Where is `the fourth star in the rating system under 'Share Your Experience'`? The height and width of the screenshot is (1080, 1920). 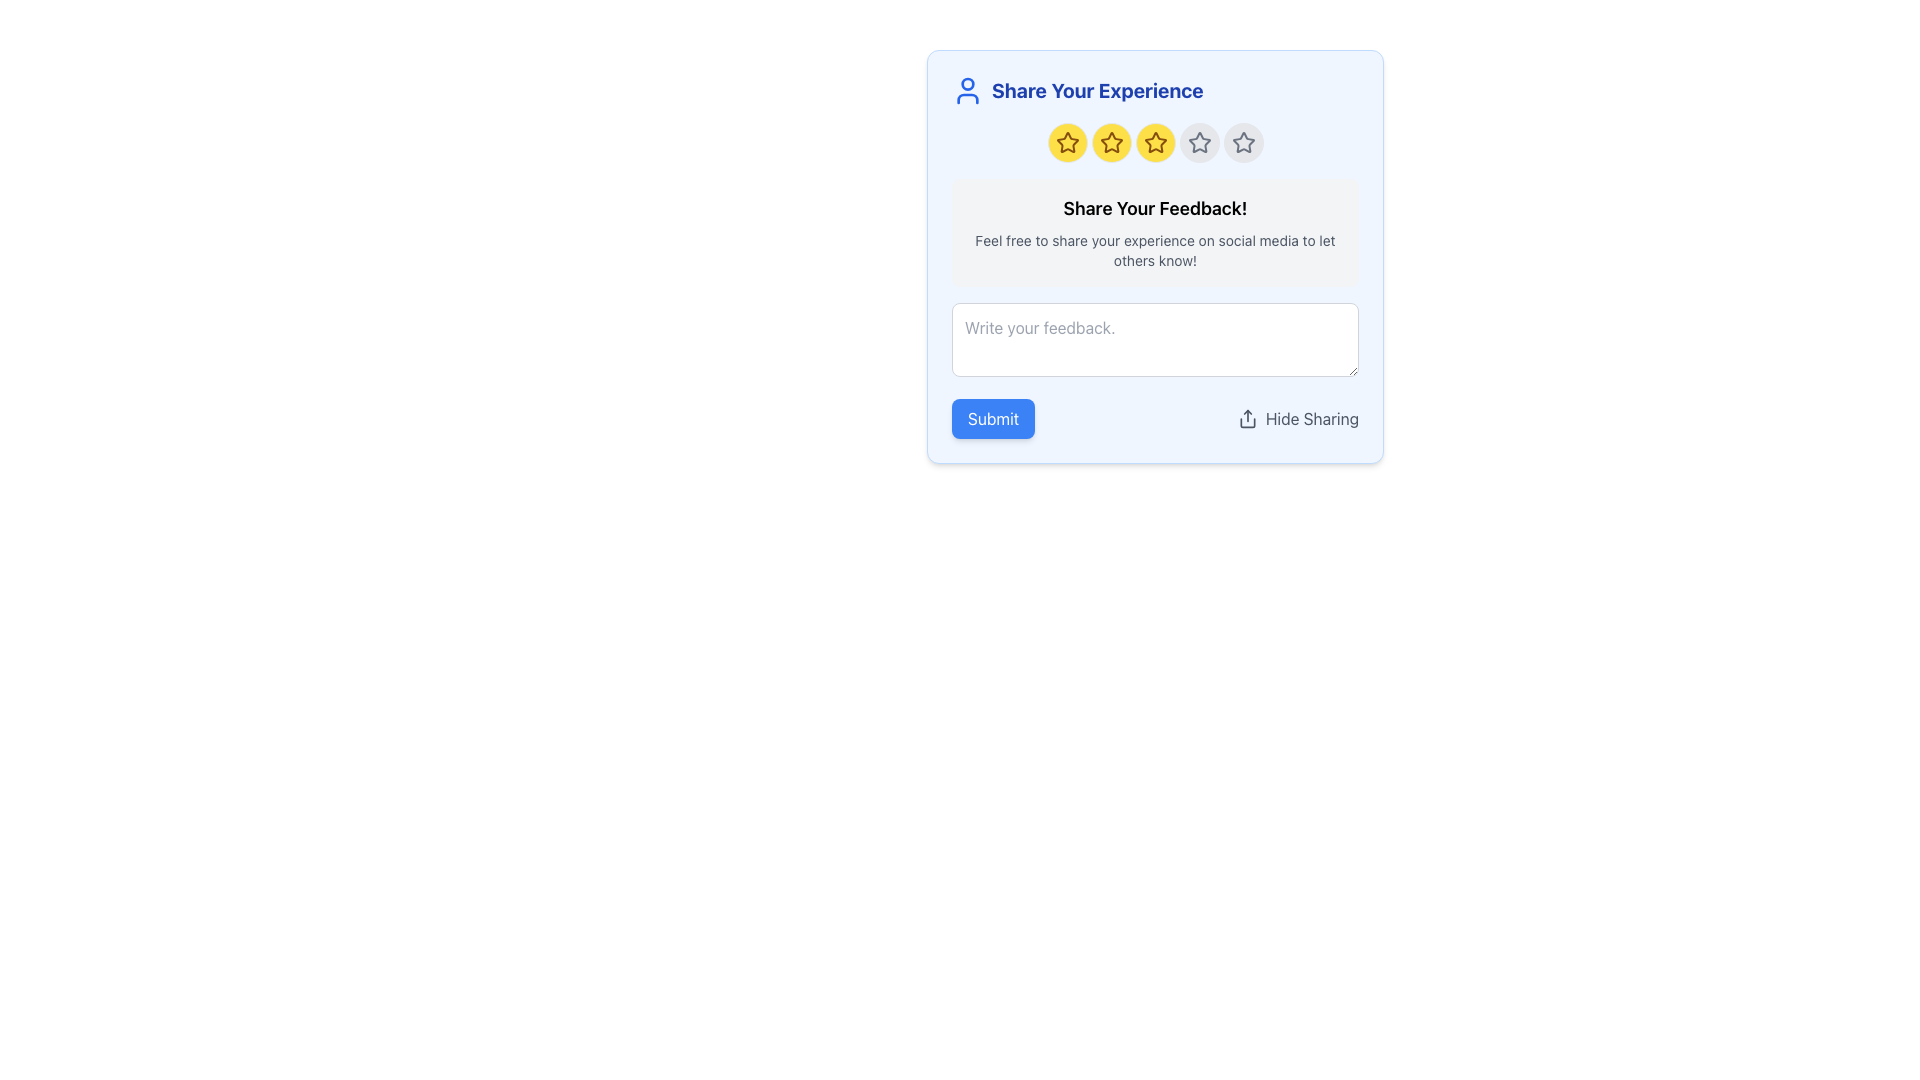 the fourth star in the rating system under 'Share Your Experience' is located at coordinates (1199, 141).